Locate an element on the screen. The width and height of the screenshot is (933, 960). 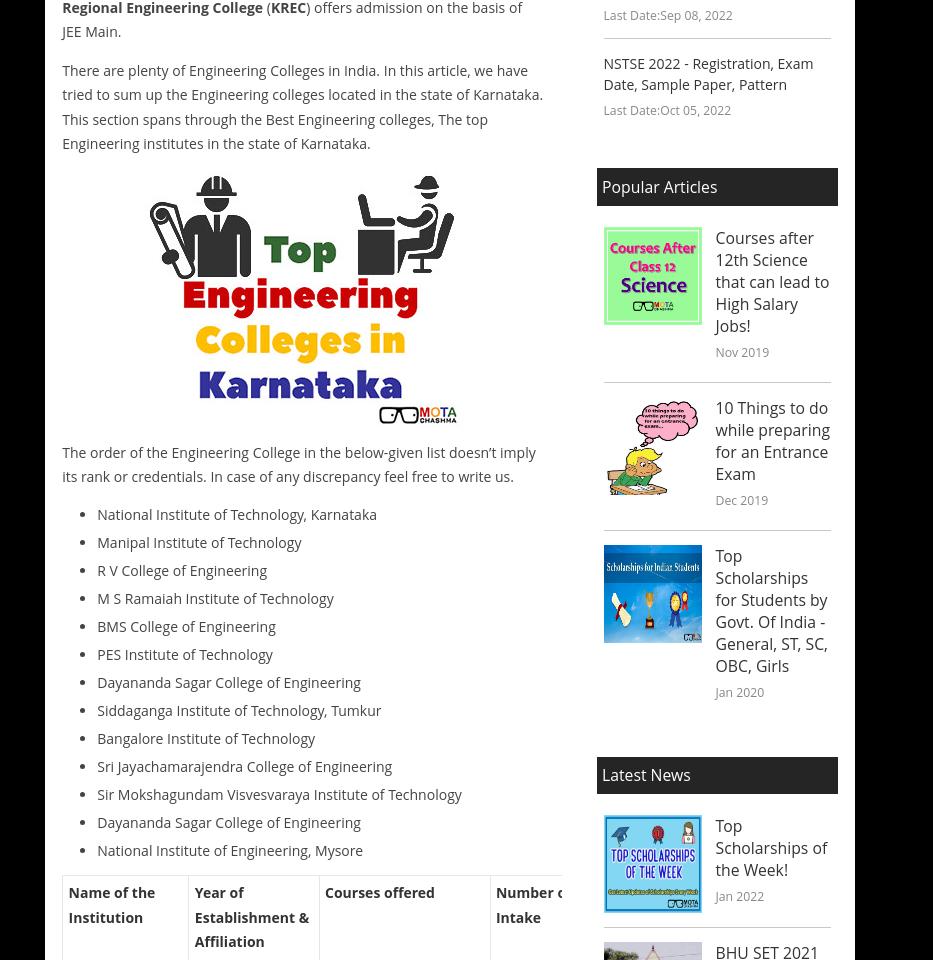
'Siddaganga Institute of Technology, Tumkur' is located at coordinates (238, 709).